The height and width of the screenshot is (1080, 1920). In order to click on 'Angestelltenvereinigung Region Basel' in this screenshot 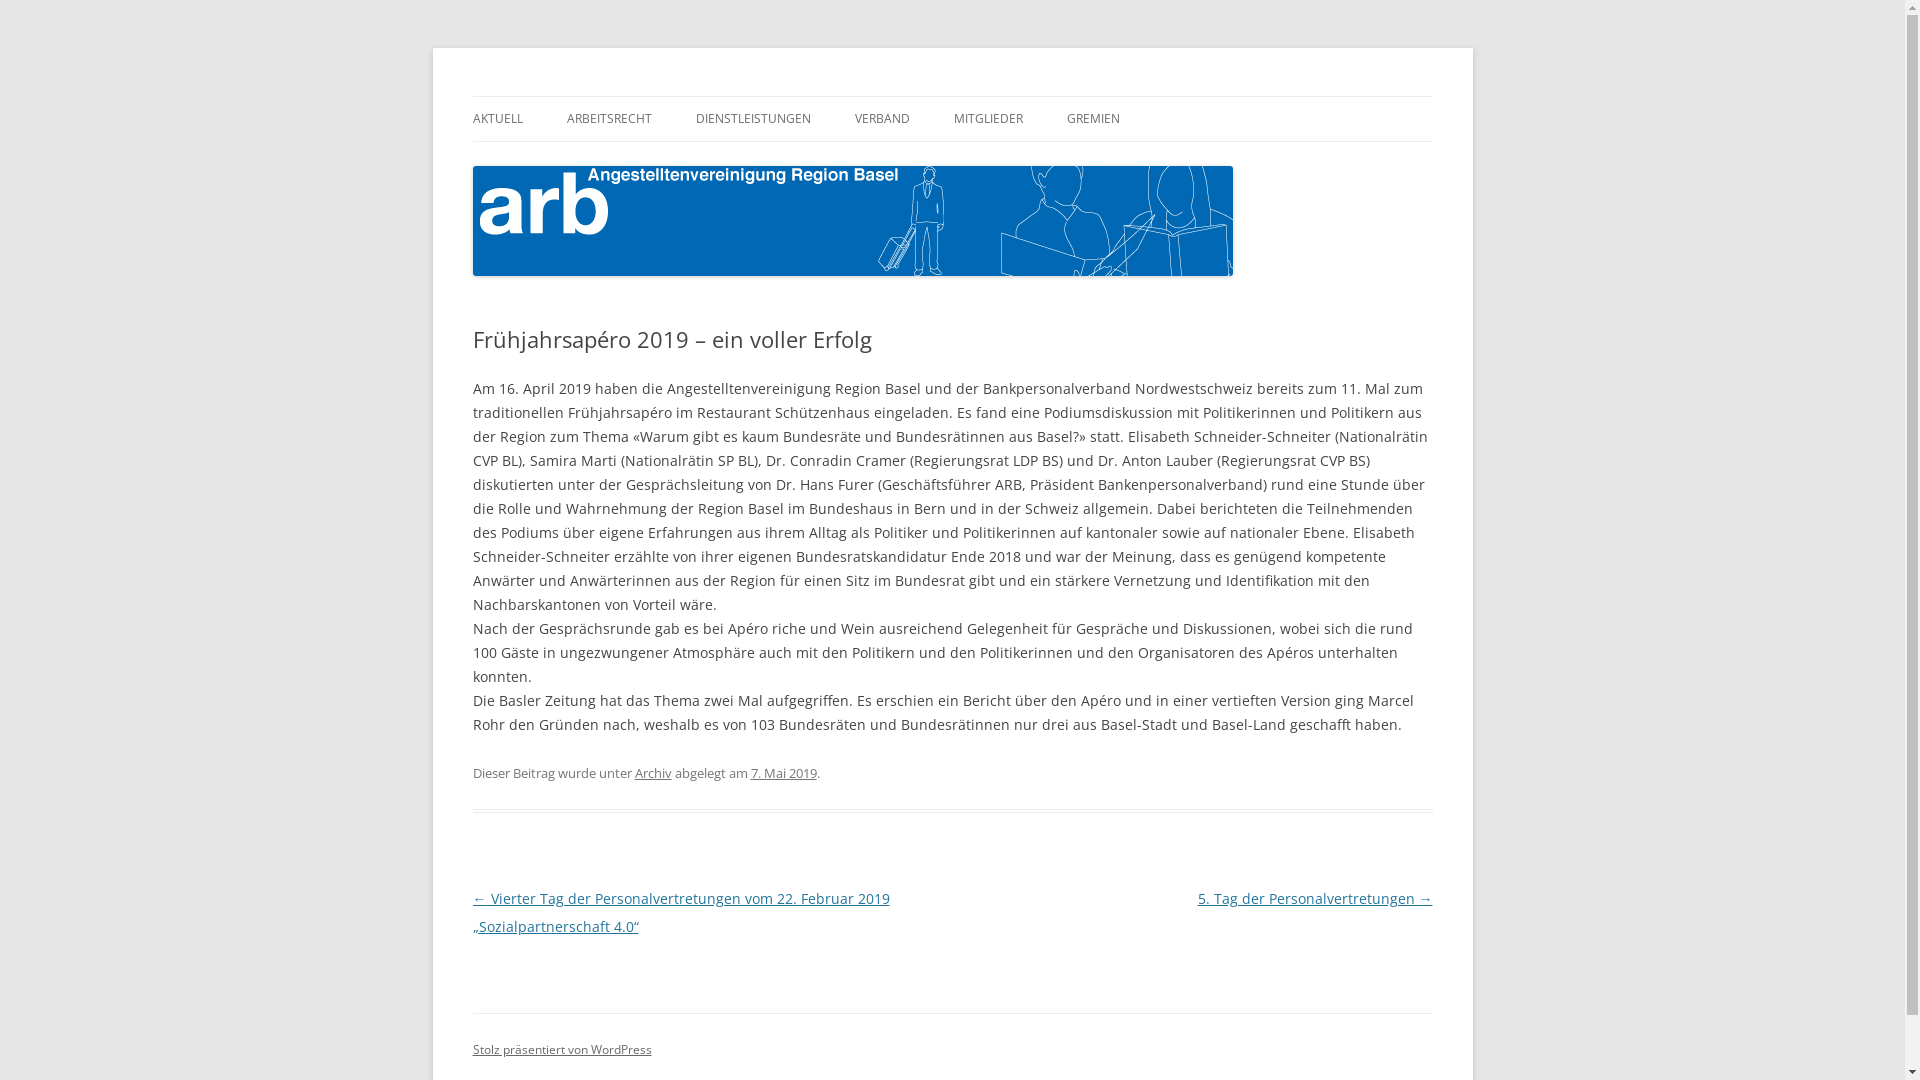, I will do `click(470, 96)`.